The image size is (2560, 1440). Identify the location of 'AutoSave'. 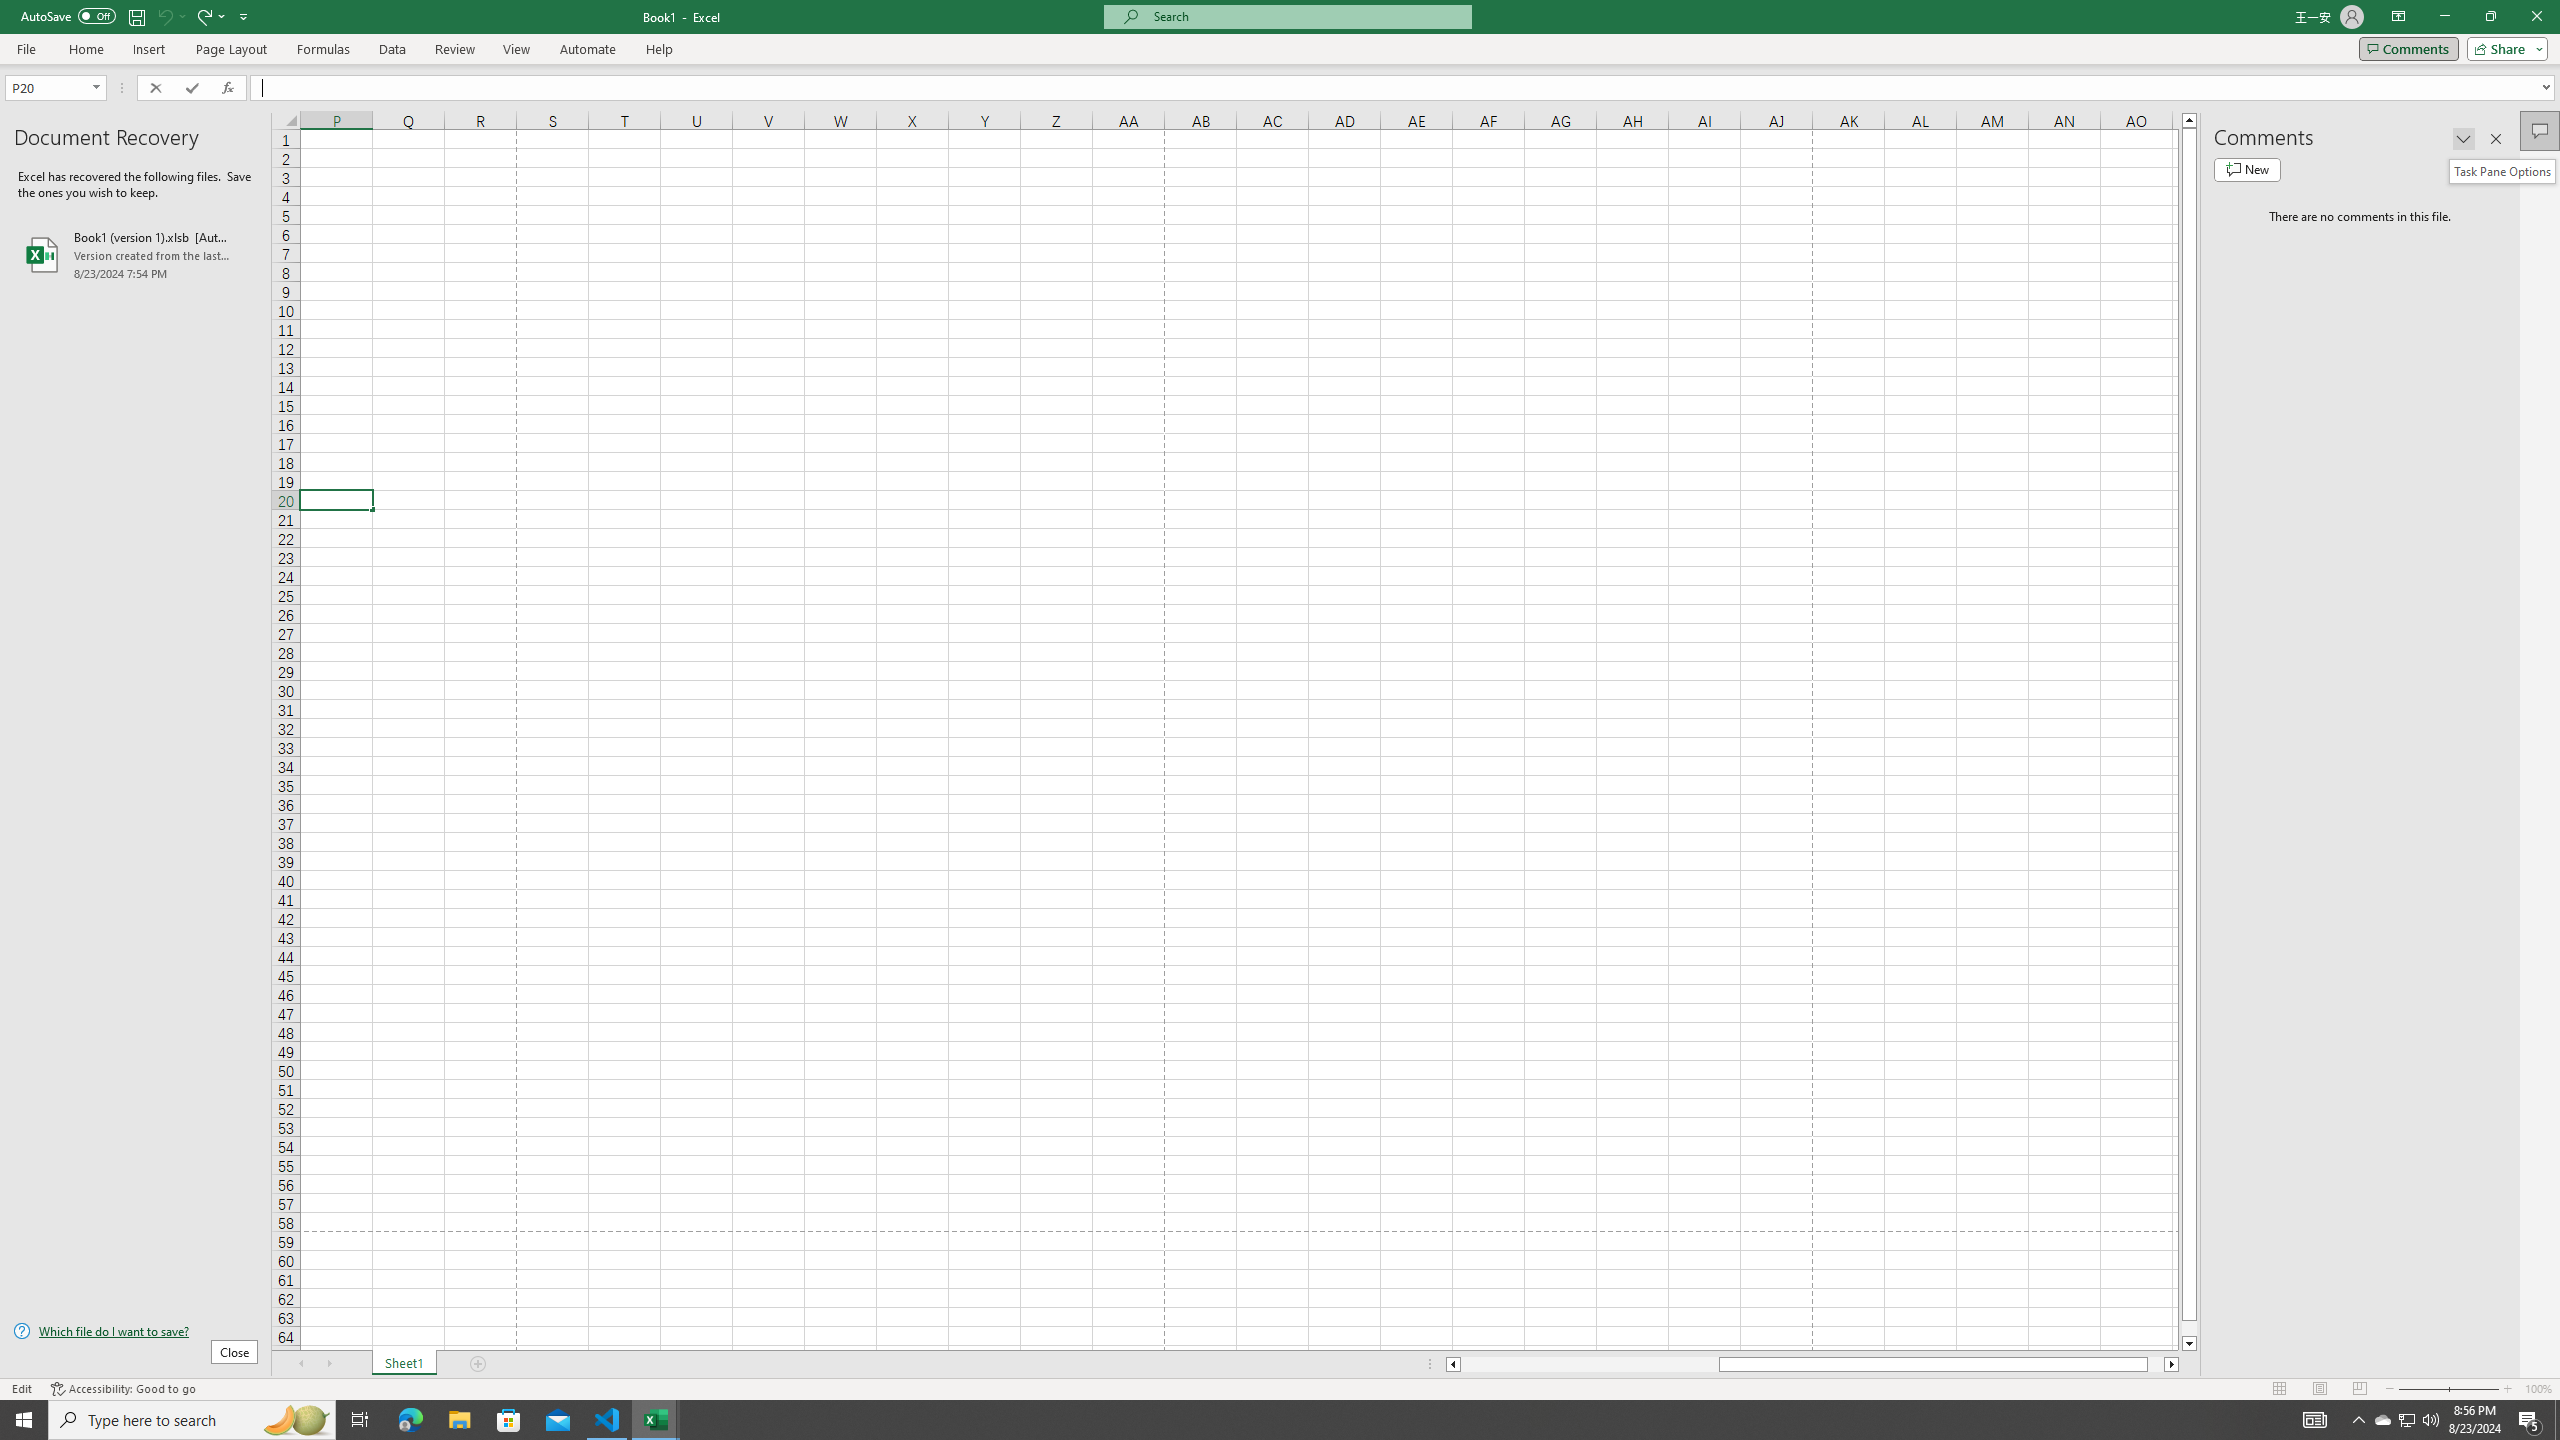
(69, 15).